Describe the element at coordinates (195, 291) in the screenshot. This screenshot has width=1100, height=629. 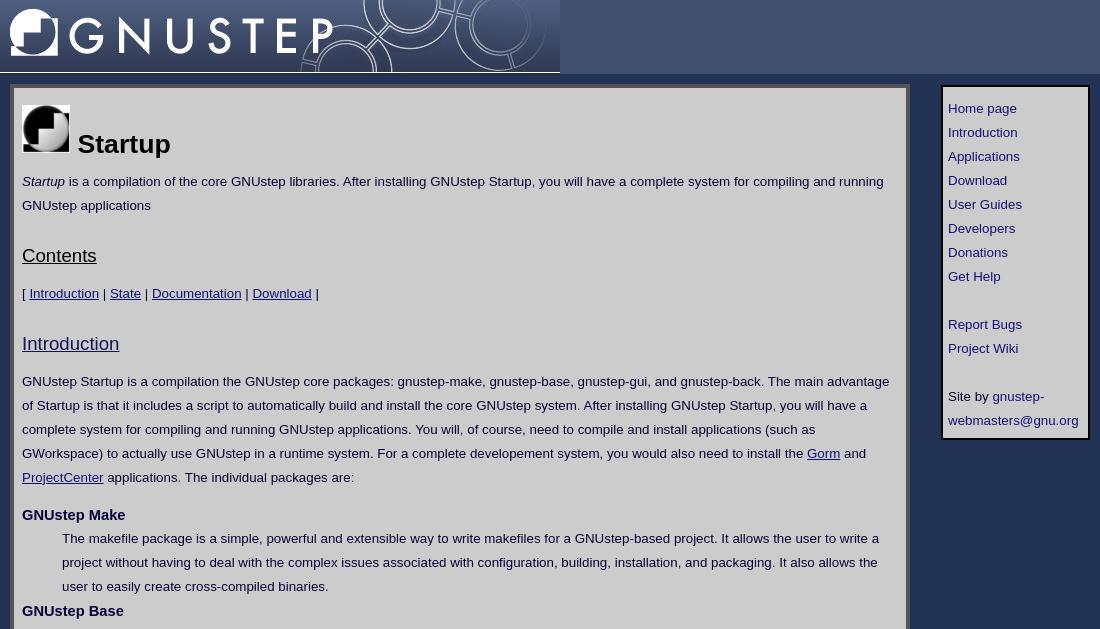
I see `'Documentation'` at that location.